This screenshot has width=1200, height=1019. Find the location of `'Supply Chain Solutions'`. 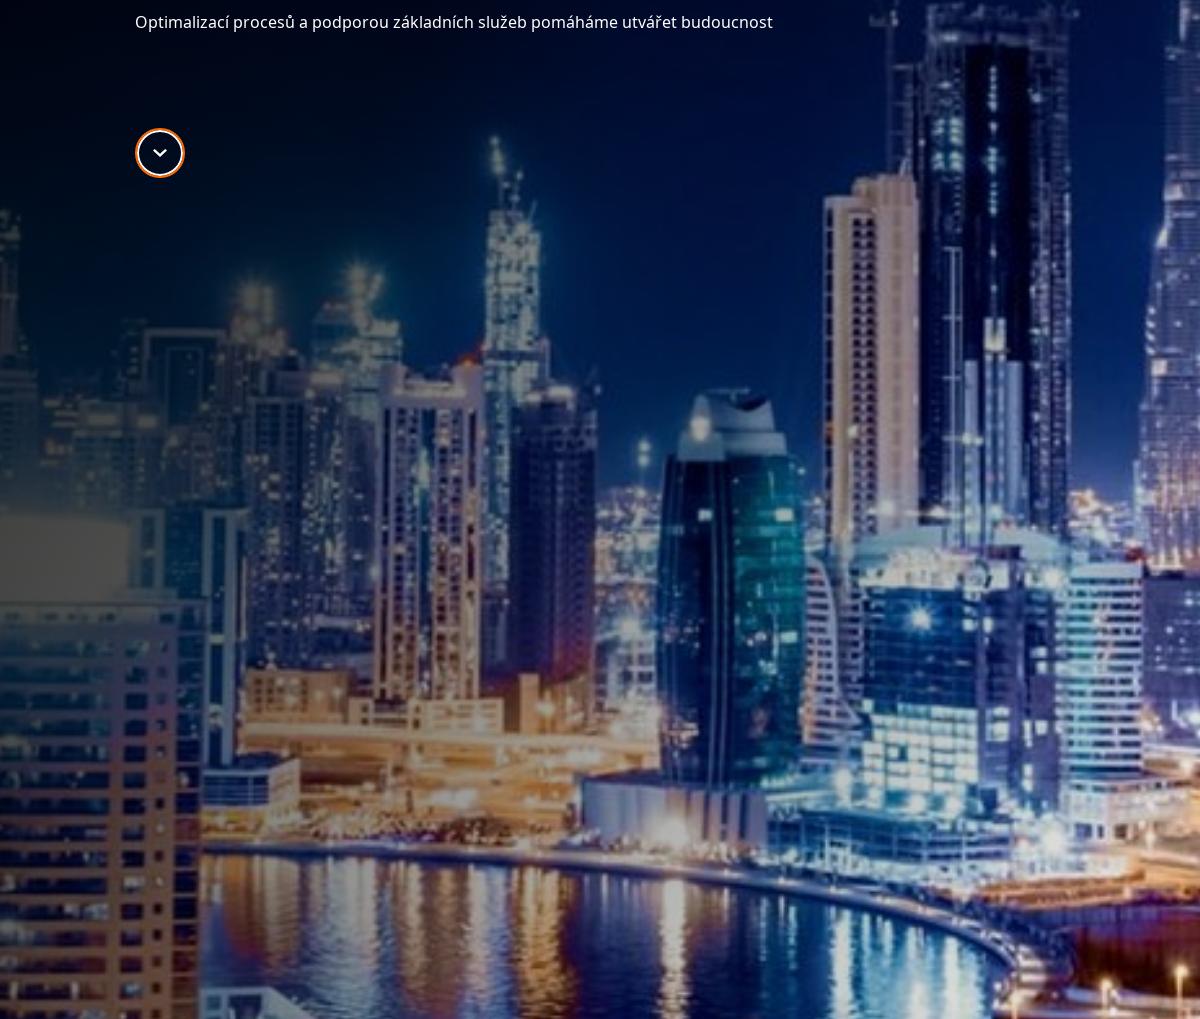

'Supply Chain Solutions' is located at coordinates (533, 704).